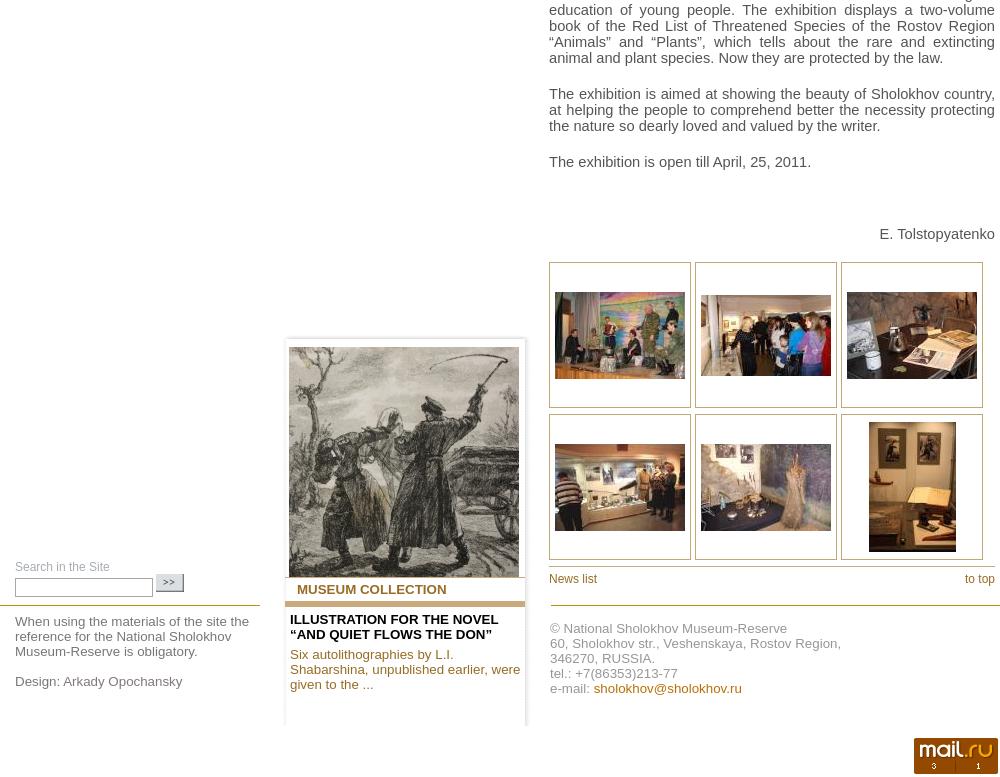 This screenshot has width=1000, height=777. I want to click on 'Search in the Site', so click(62, 566).